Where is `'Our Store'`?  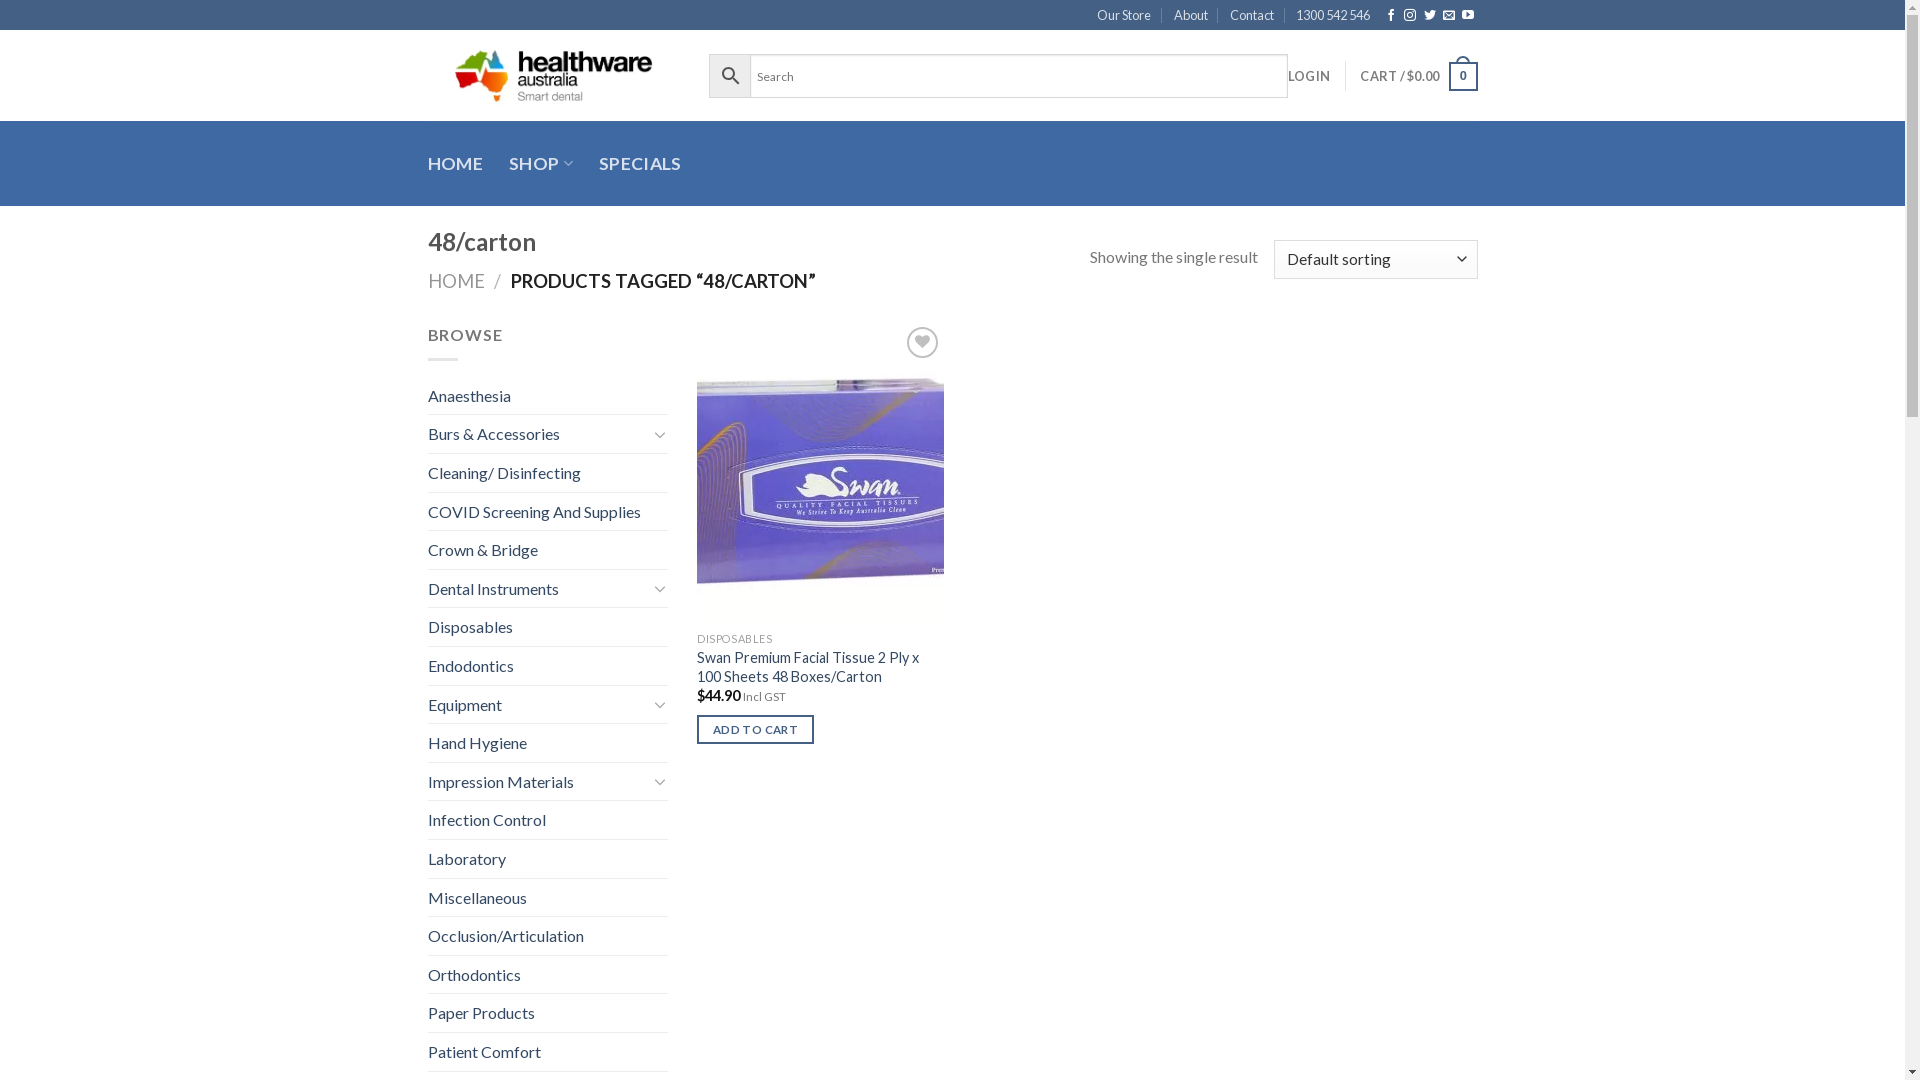
'Our Store' is located at coordinates (1123, 15).